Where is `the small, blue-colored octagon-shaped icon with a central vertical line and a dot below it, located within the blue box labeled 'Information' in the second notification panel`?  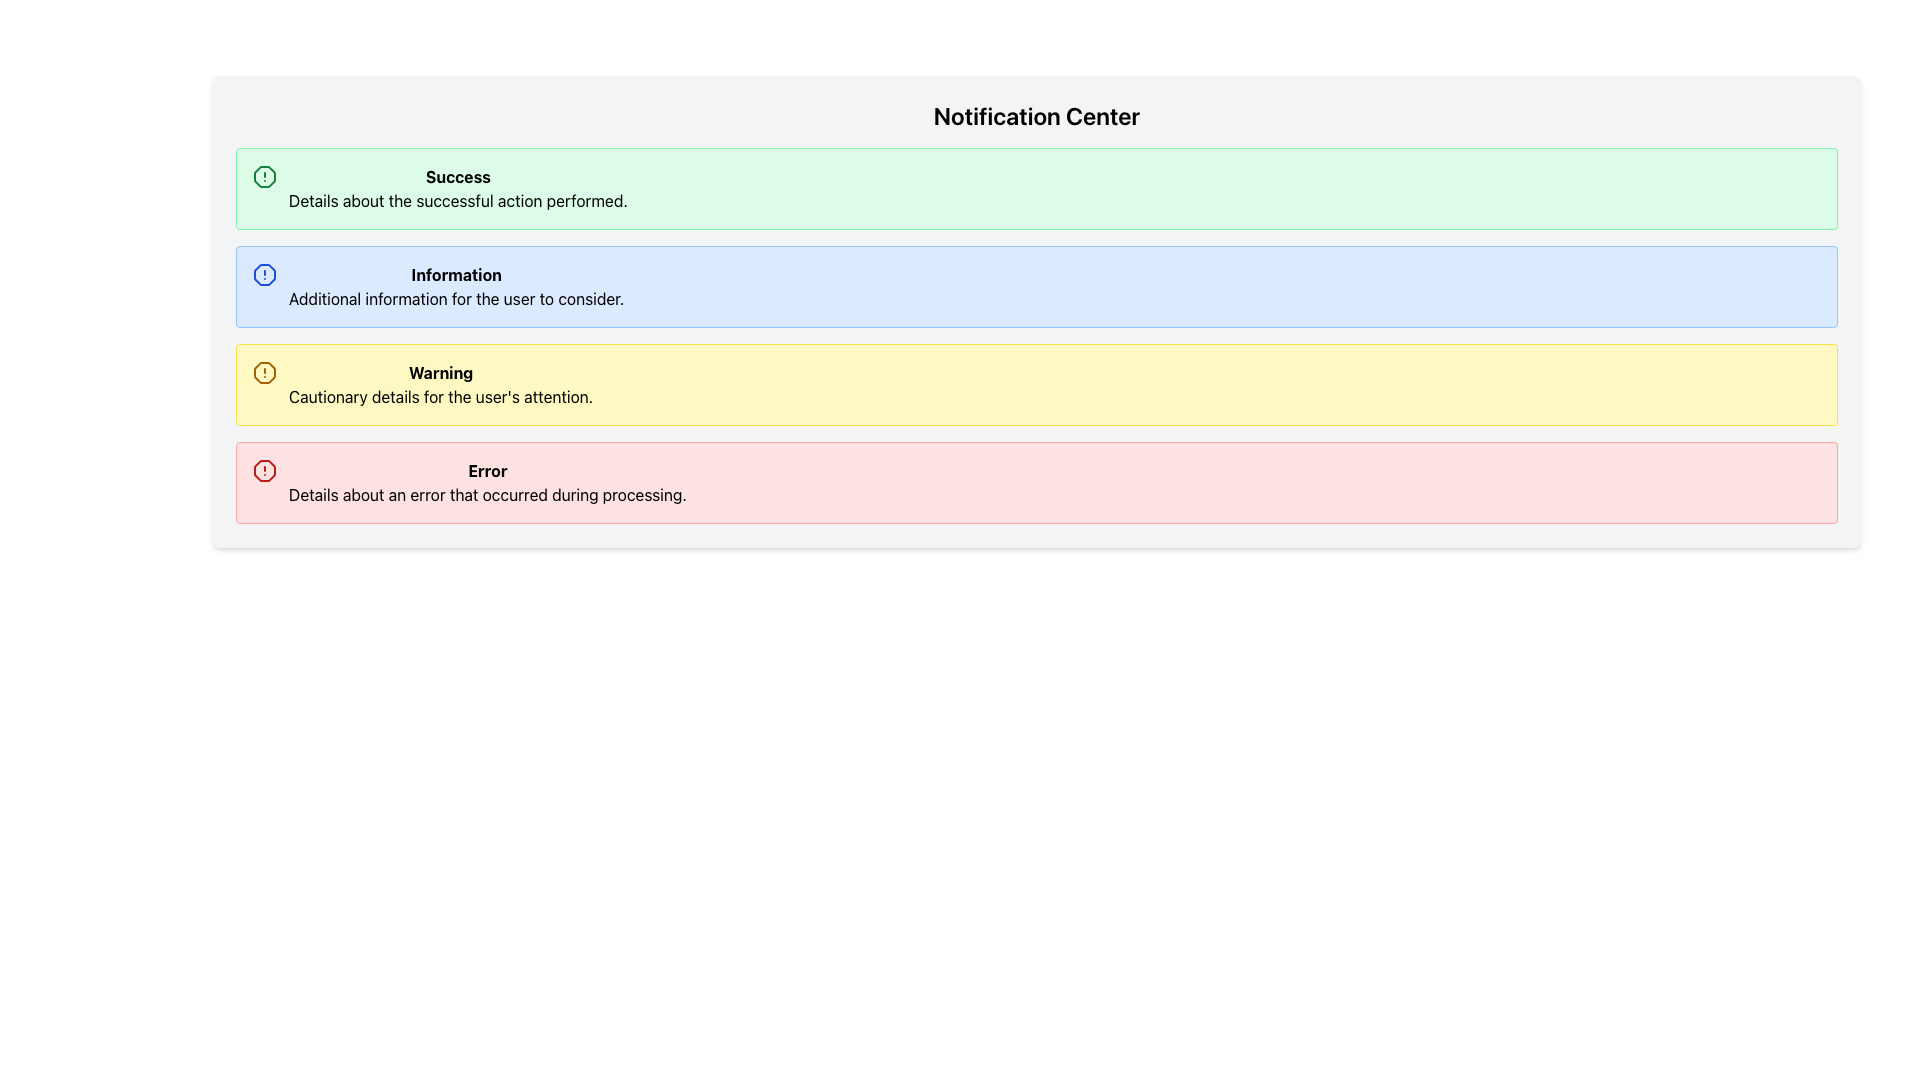 the small, blue-colored octagon-shaped icon with a central vertical line and a dot below it, located within the blue box labeled 'Information' in the second notification panel is located at coordinates (263, 274).